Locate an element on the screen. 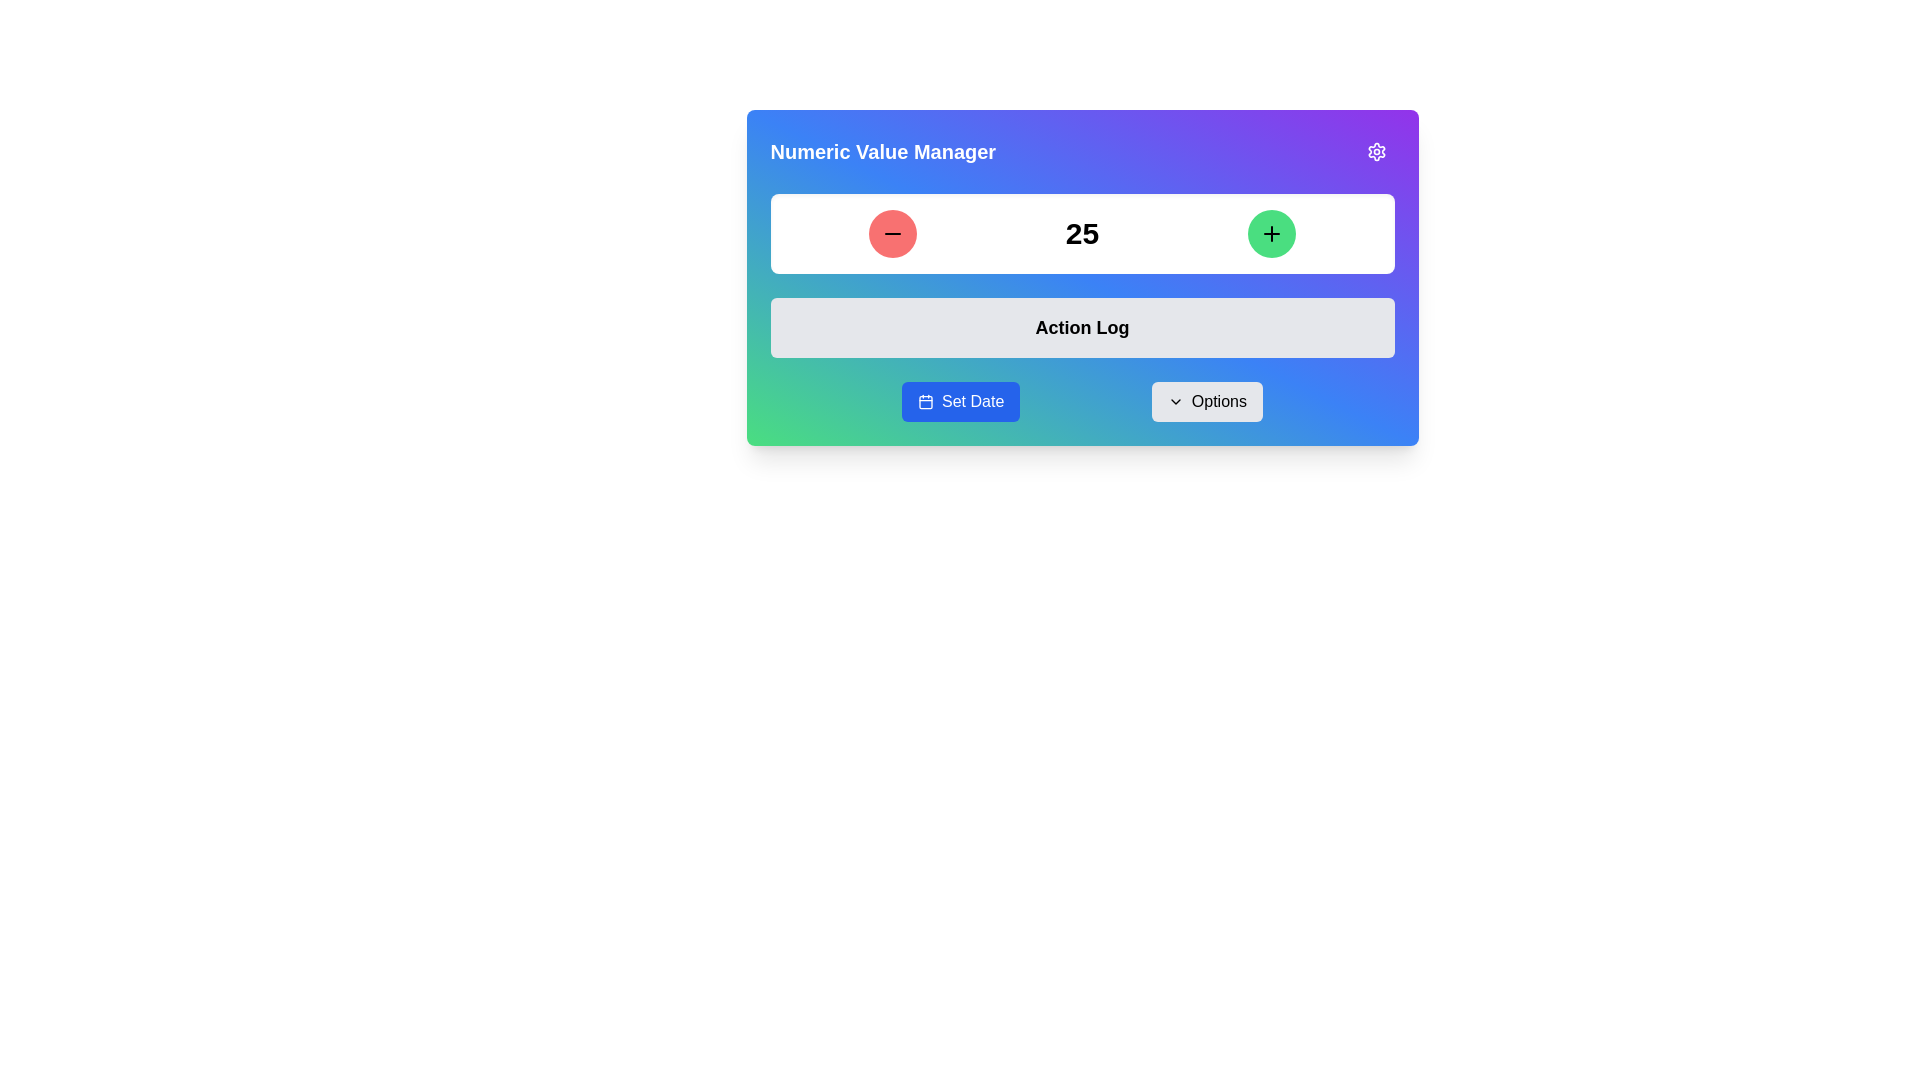 This screenshot has width=1920, height=1080. the green circular increment button with a black plus sign (+) by tabbing is located at coordinates (1271, 233).